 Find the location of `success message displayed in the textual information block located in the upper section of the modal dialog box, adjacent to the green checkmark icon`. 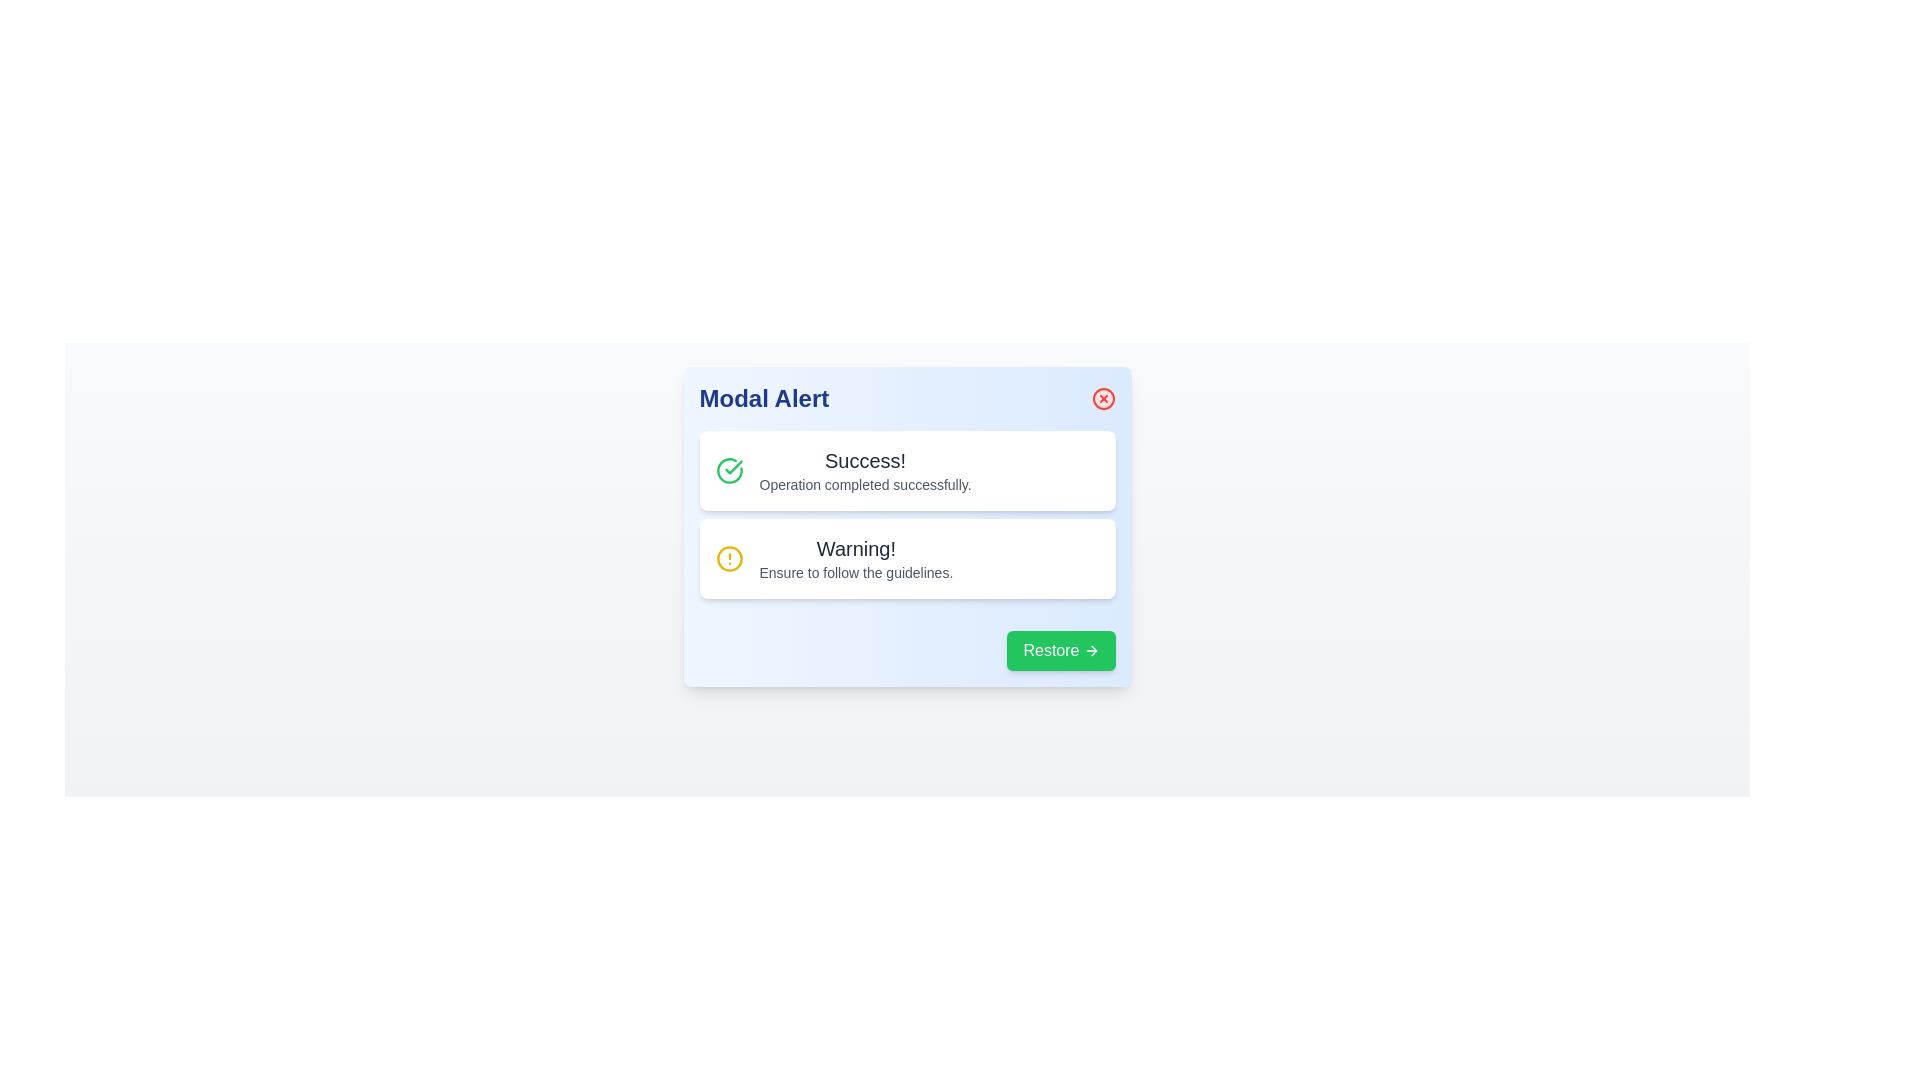

success message displayed in the textual information block located in the upper section of the modal dialog box, adjacent to the green checkmark icon is located at coordinates (865, 470).